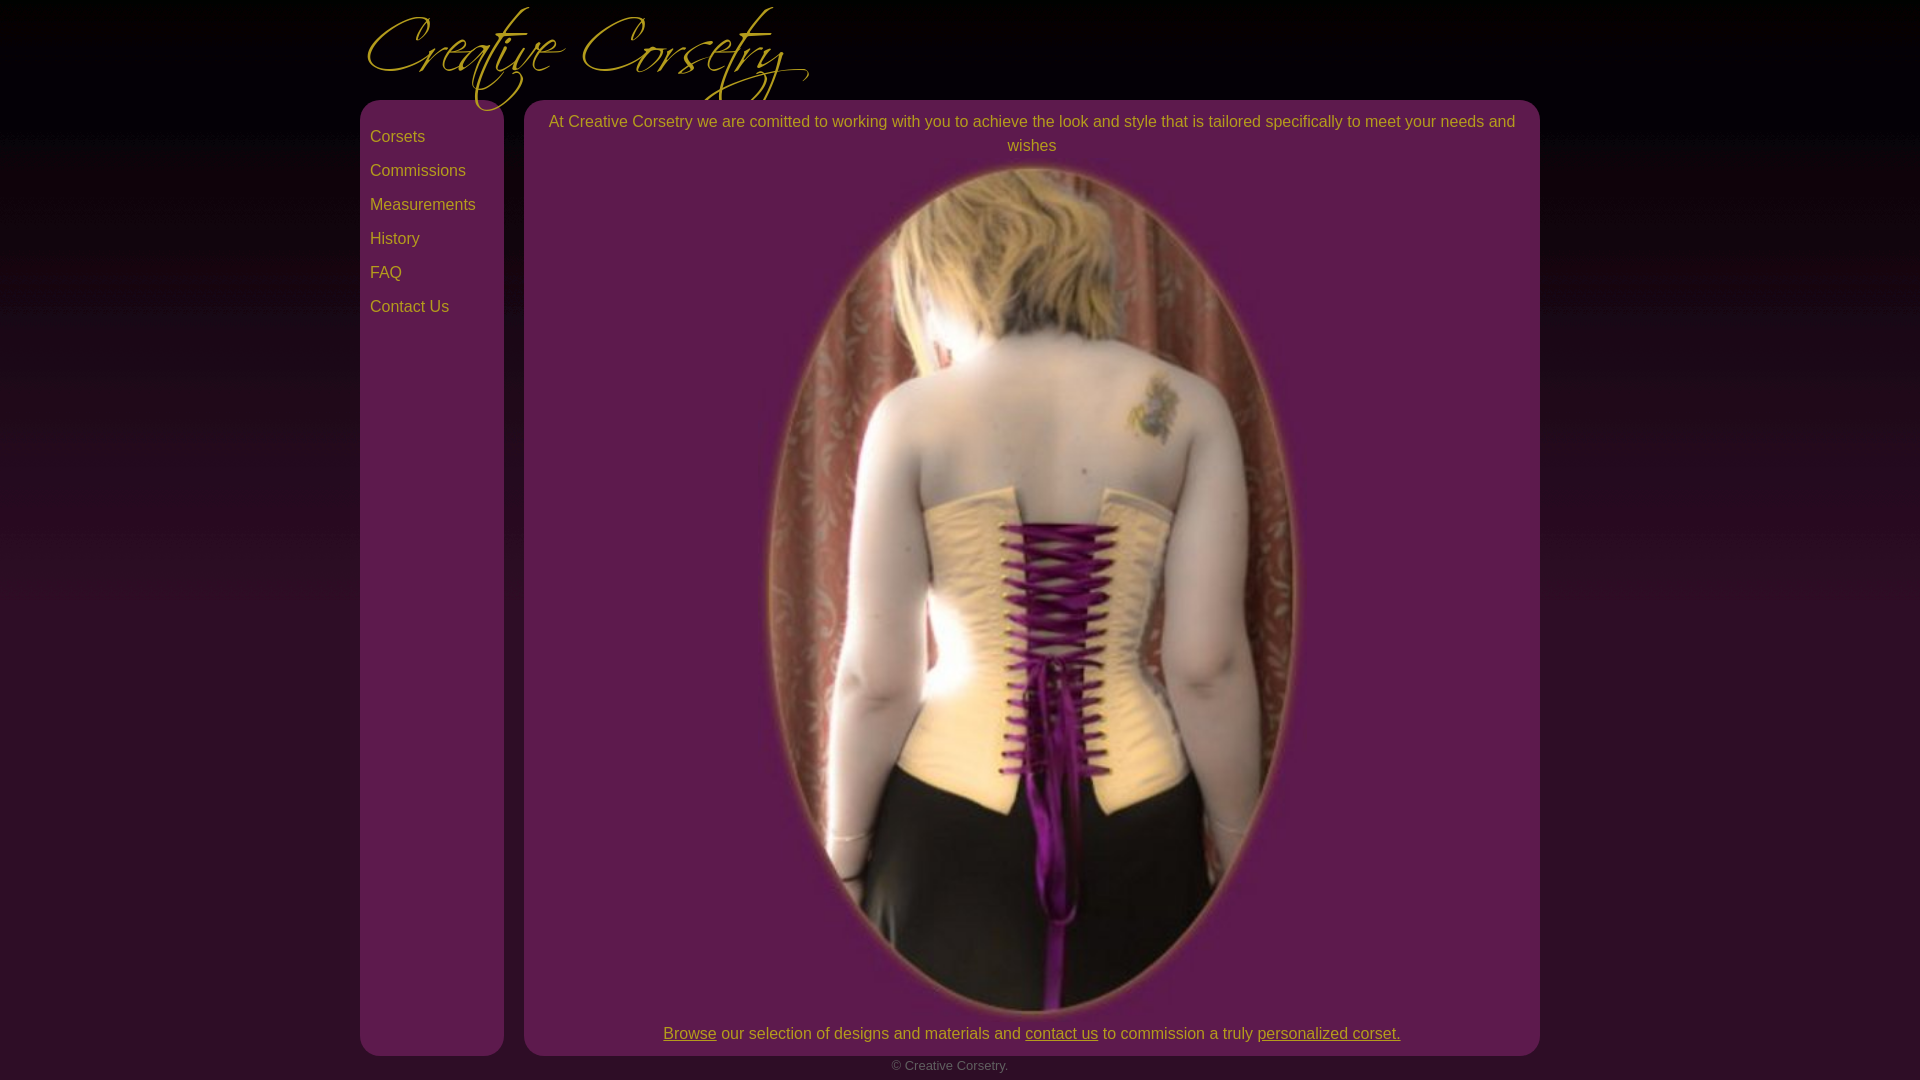 The image size is (1920, 1080). What do you see at coordinates (1328, 1033) in the screenshot?
I see `'personalized corset.'` at bounding box center [1328, 1033].